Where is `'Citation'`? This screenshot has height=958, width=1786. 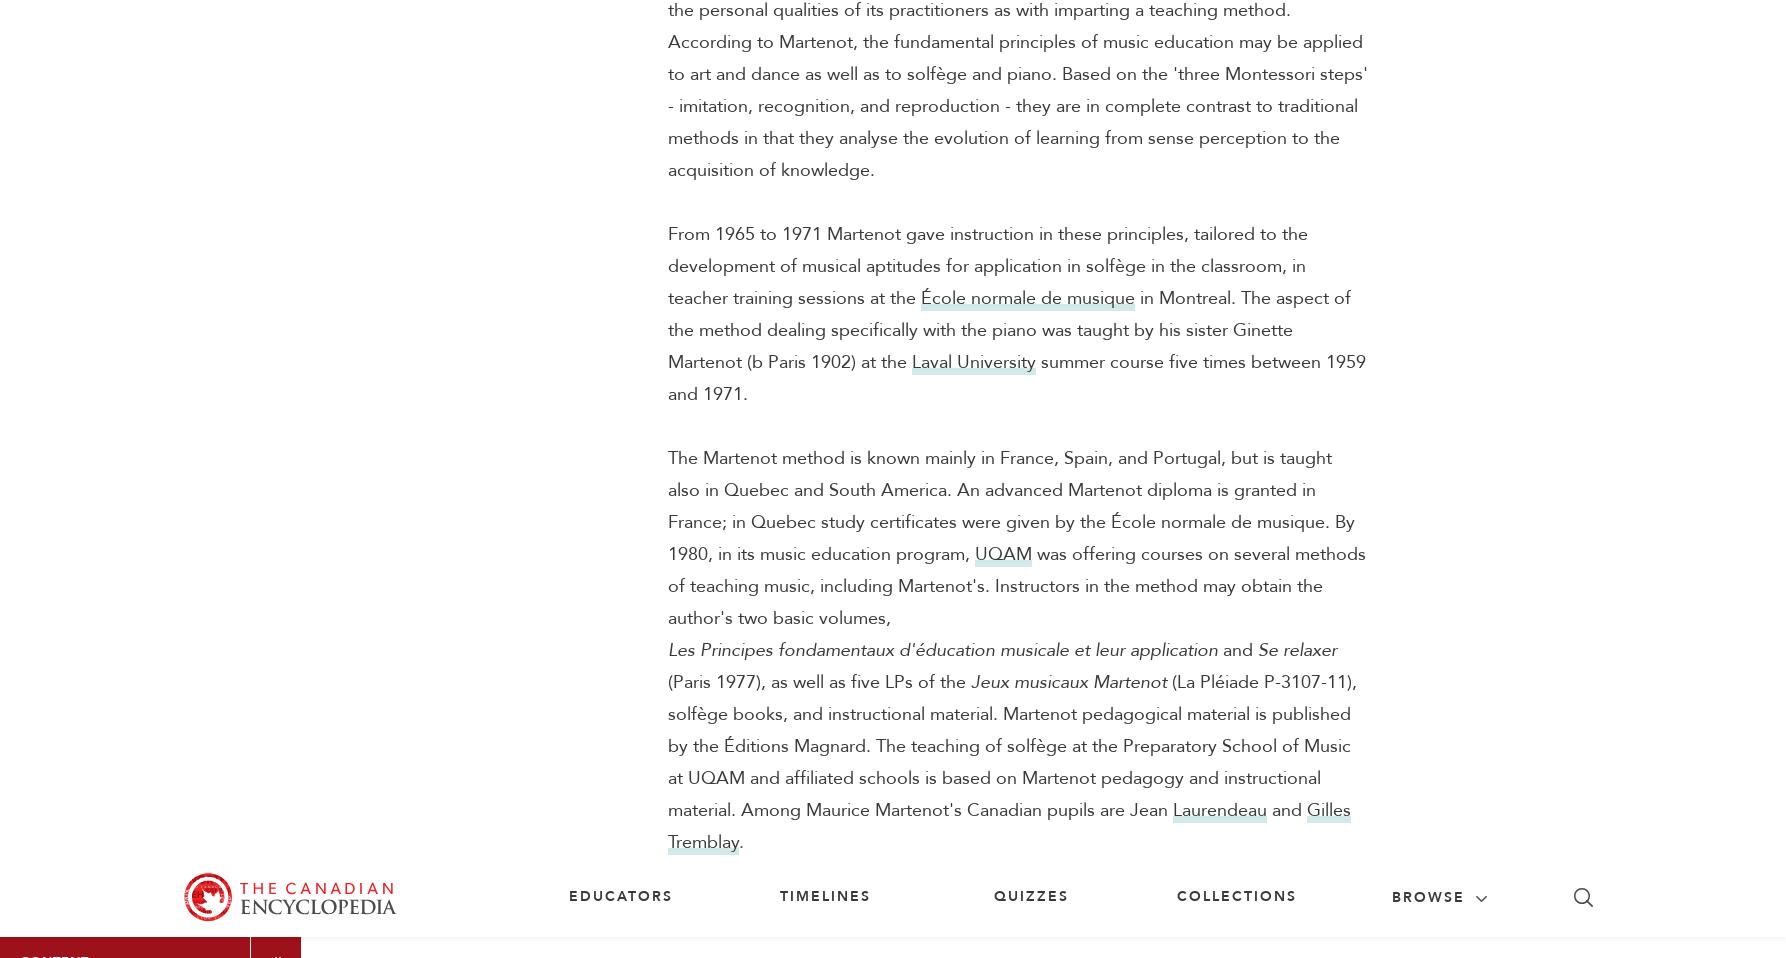 'Citation' is located at coordinates (1706, 352).